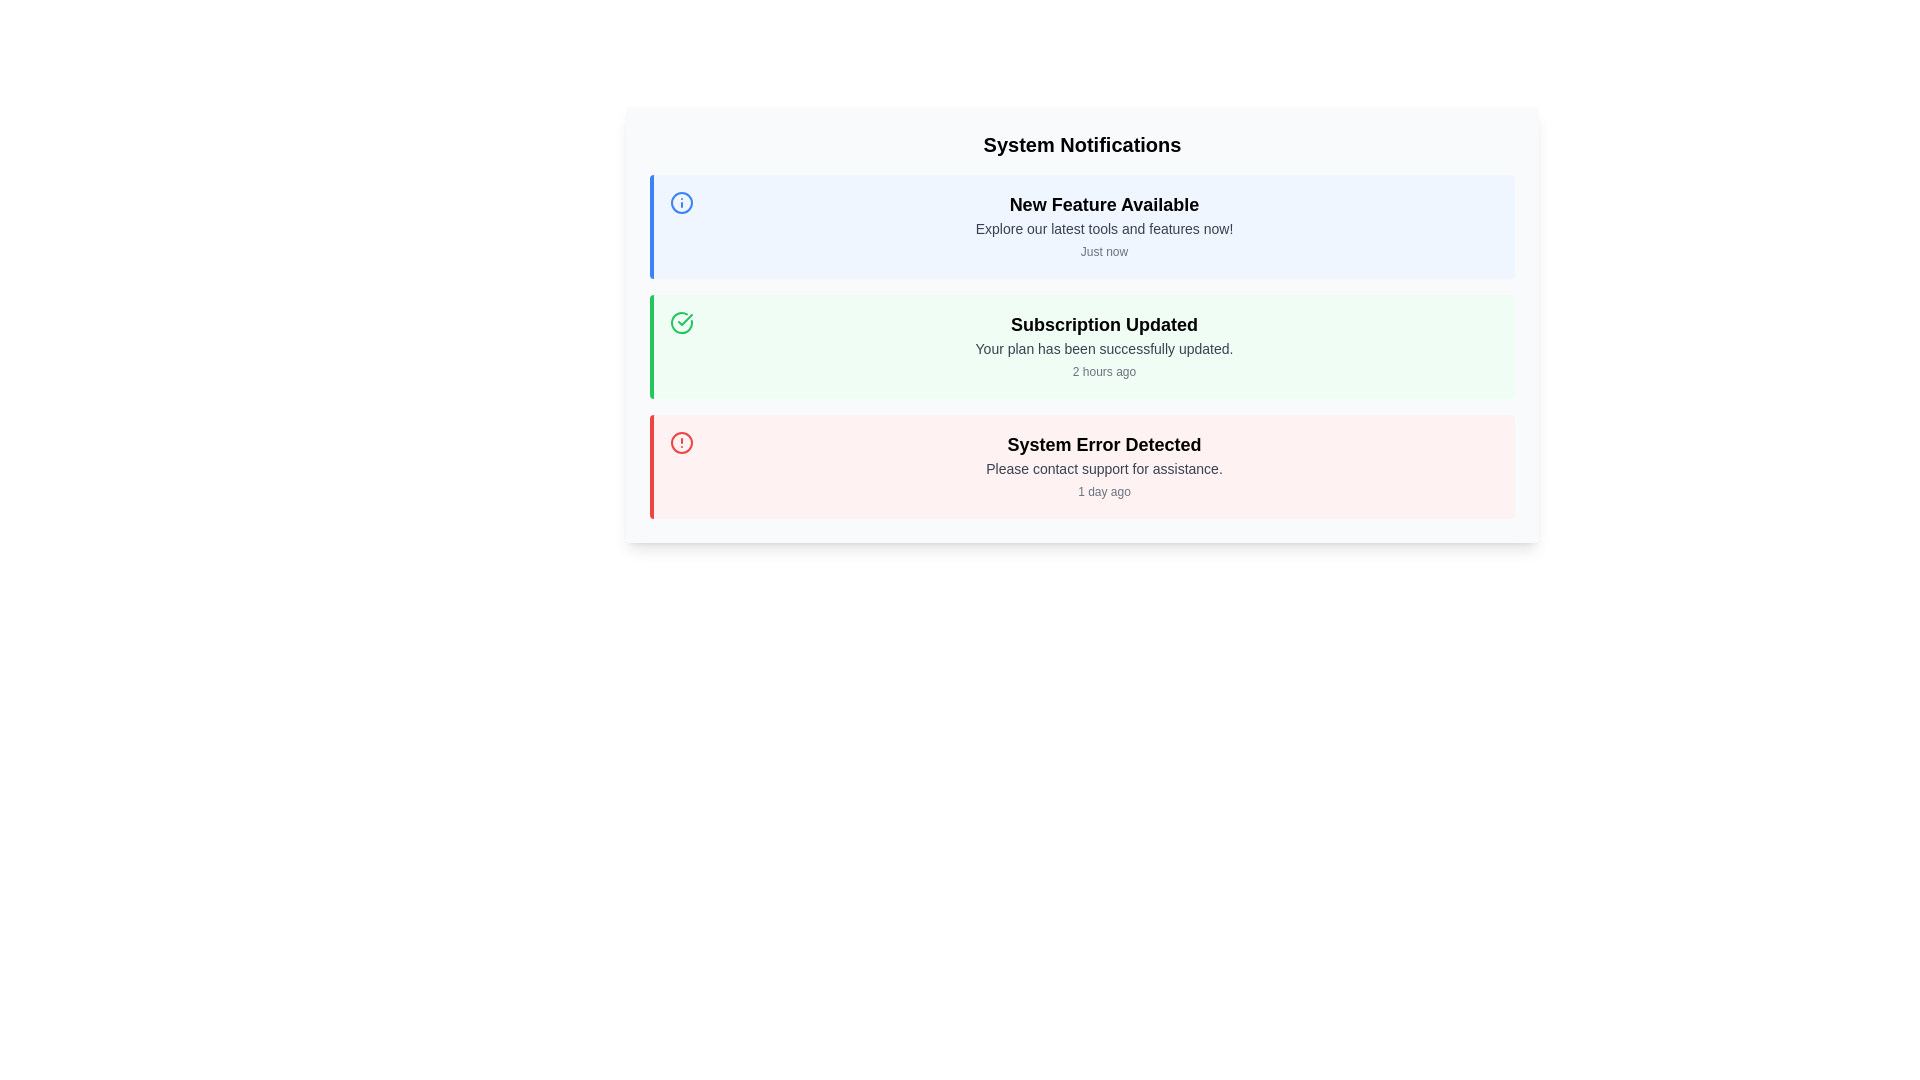 The image size is (1920, 1080). What do you see at coordinates (1103, 443) in the screenshot?
I see `the text element reading 'System Error Detected', which is styled in bold and large font against a light red background, located in the notification pane` at bounding box center [1103, 443].